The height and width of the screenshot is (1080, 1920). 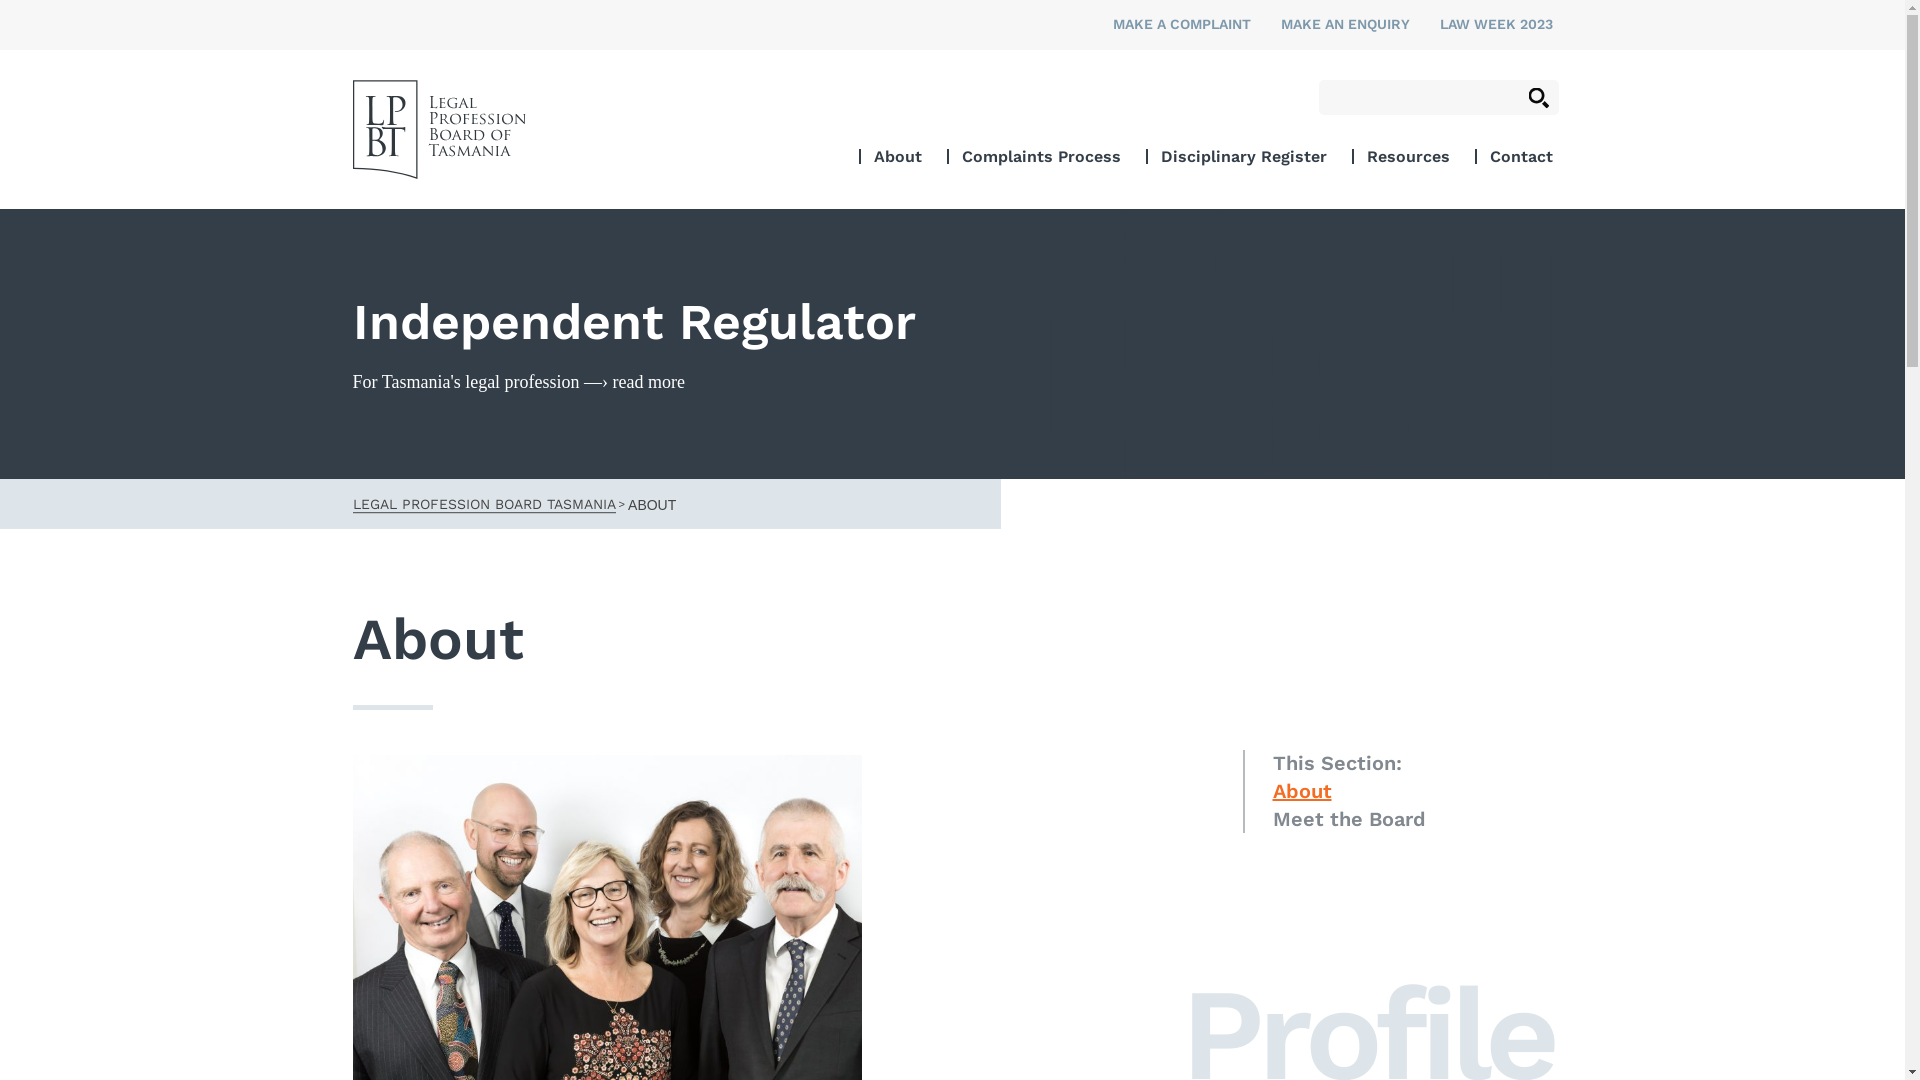 What do you see at coordinates (1242, 155) in the screenshot?
I see `'Disciplinary Register'` at bounding box center [1242, 155].